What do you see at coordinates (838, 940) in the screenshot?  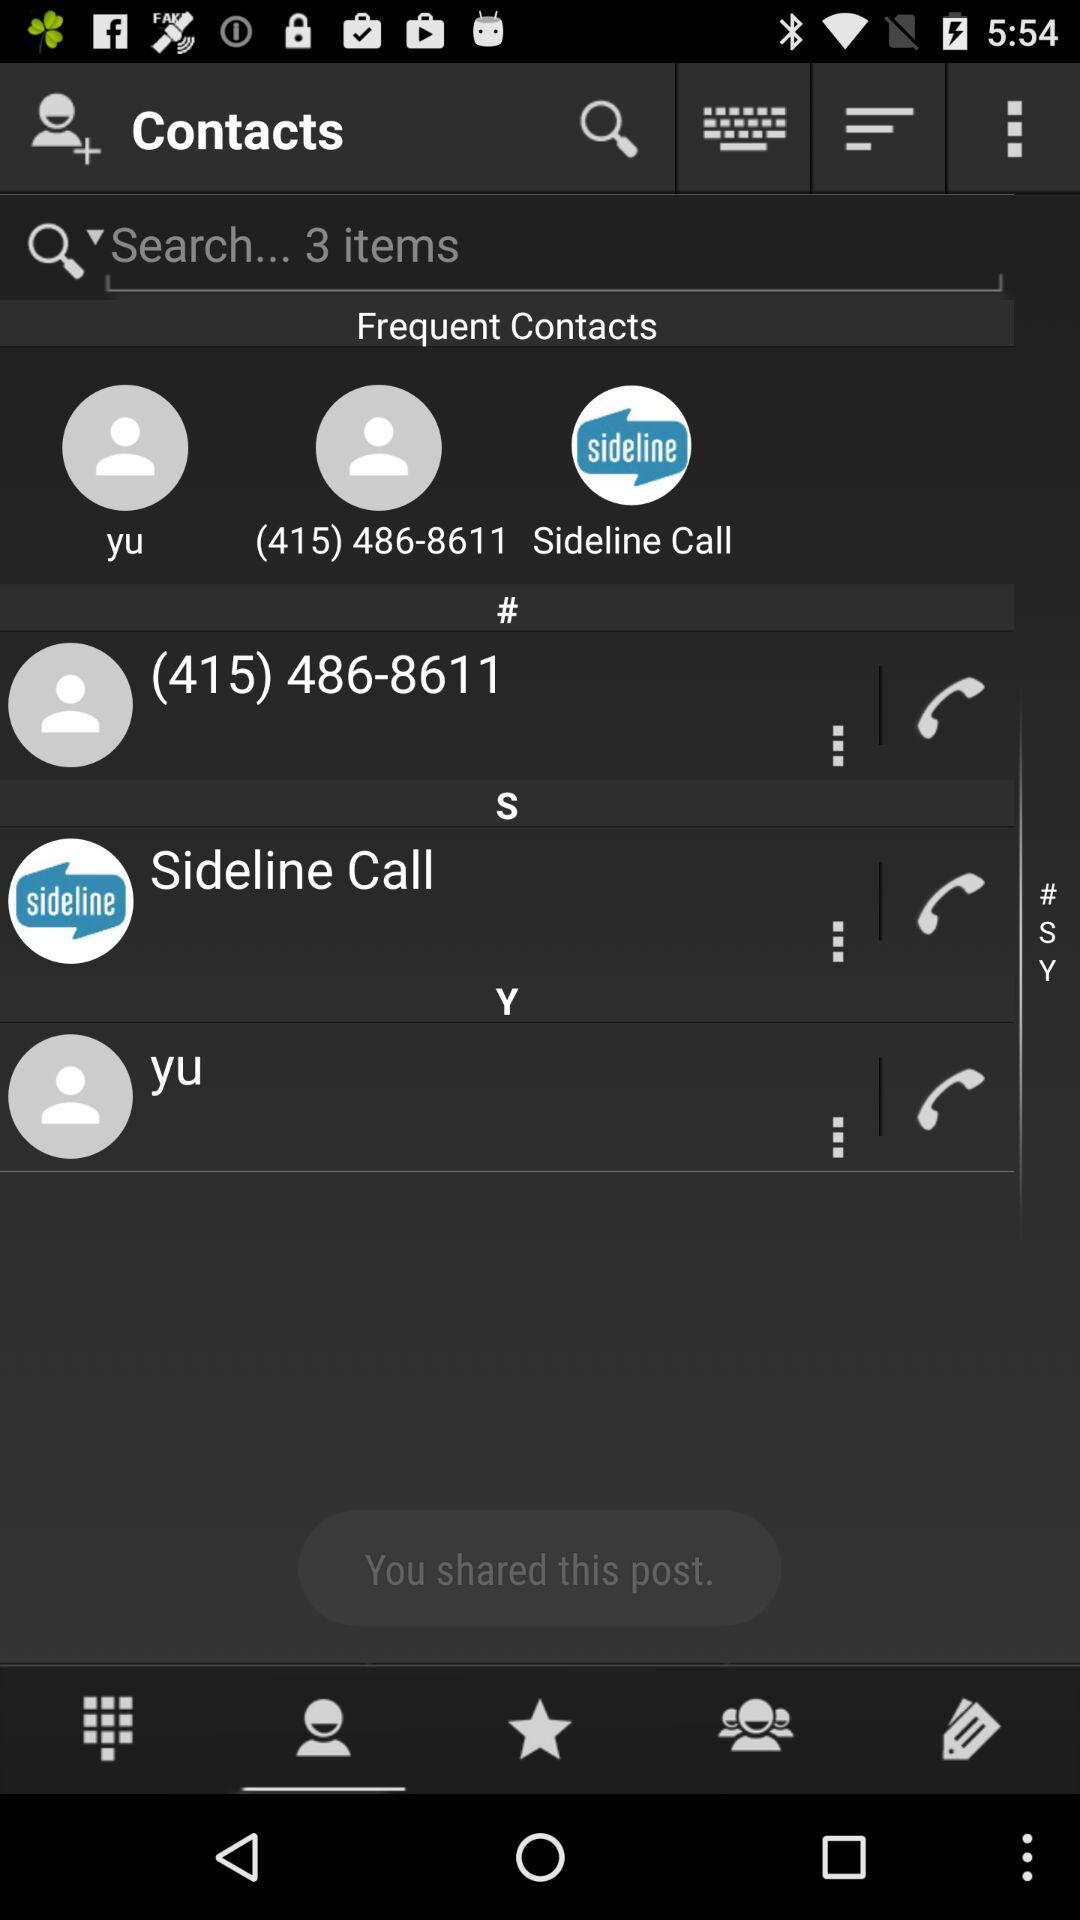 I see `more options` at bounding box center [838, 940].